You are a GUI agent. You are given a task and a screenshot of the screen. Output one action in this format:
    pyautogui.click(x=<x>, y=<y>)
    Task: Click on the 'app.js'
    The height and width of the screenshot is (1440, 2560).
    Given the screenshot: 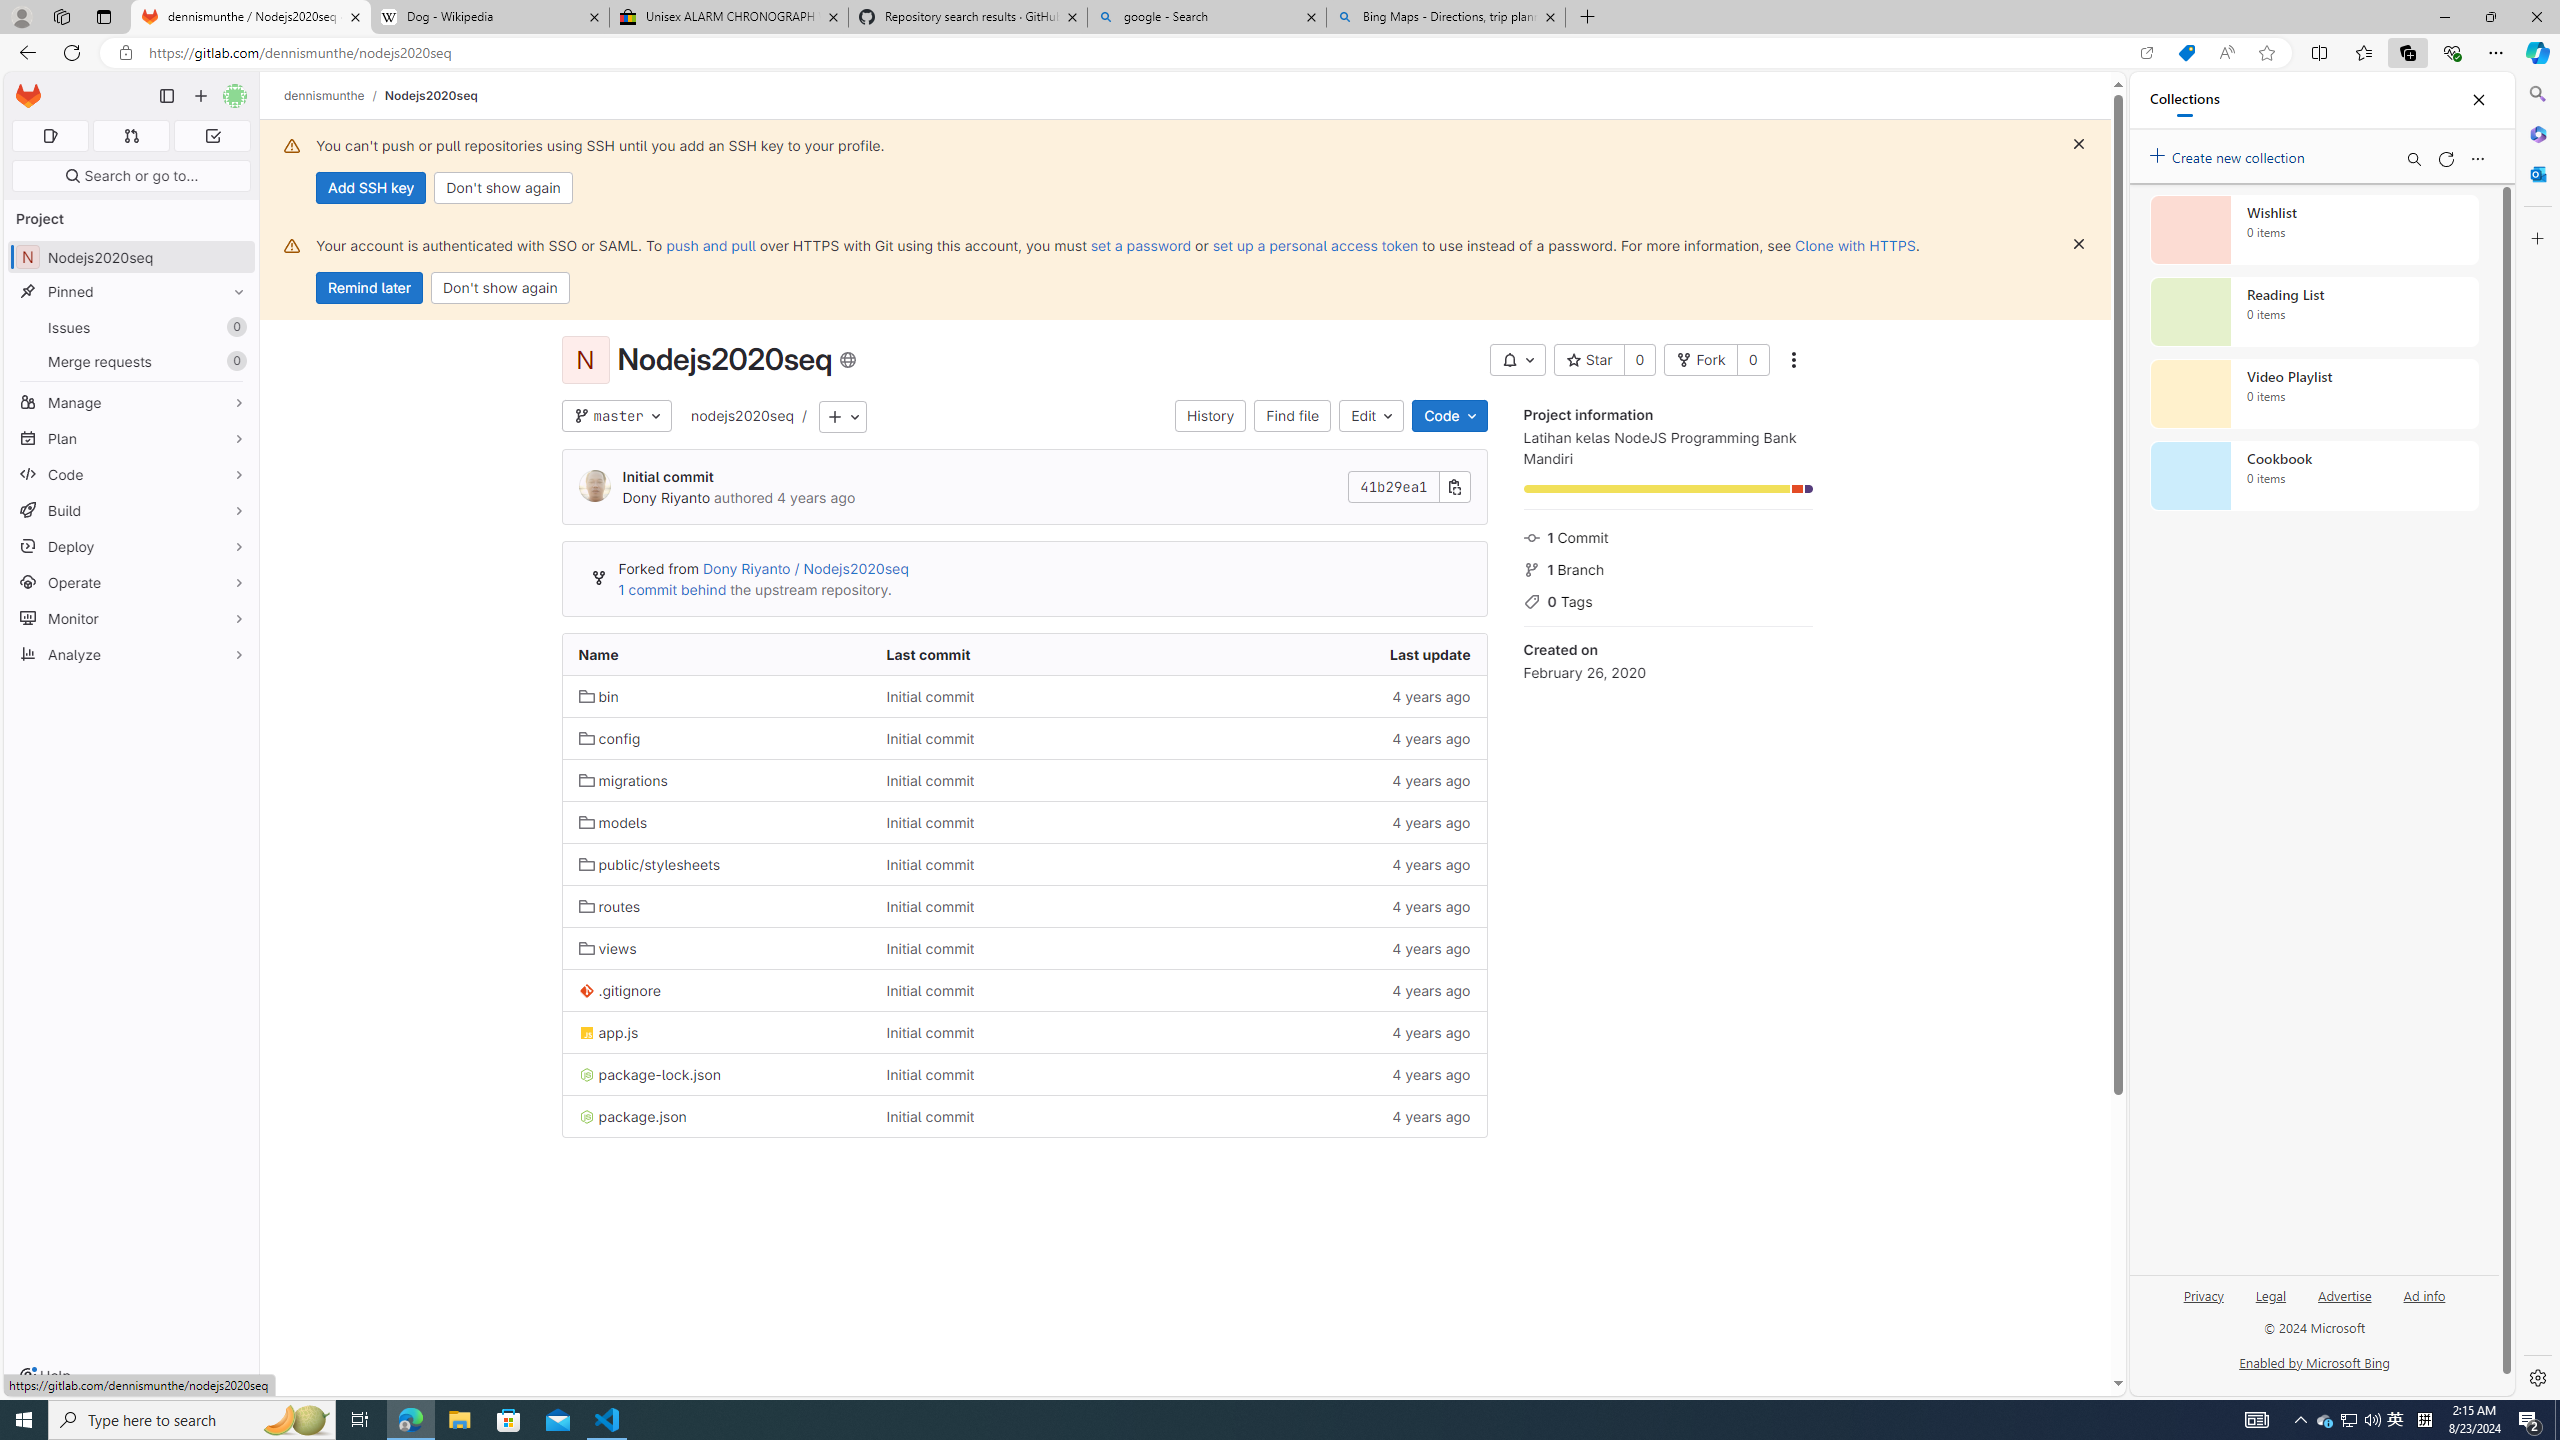 What is the action you would take?
    pyautogui.click(x=716, y=1031)
    